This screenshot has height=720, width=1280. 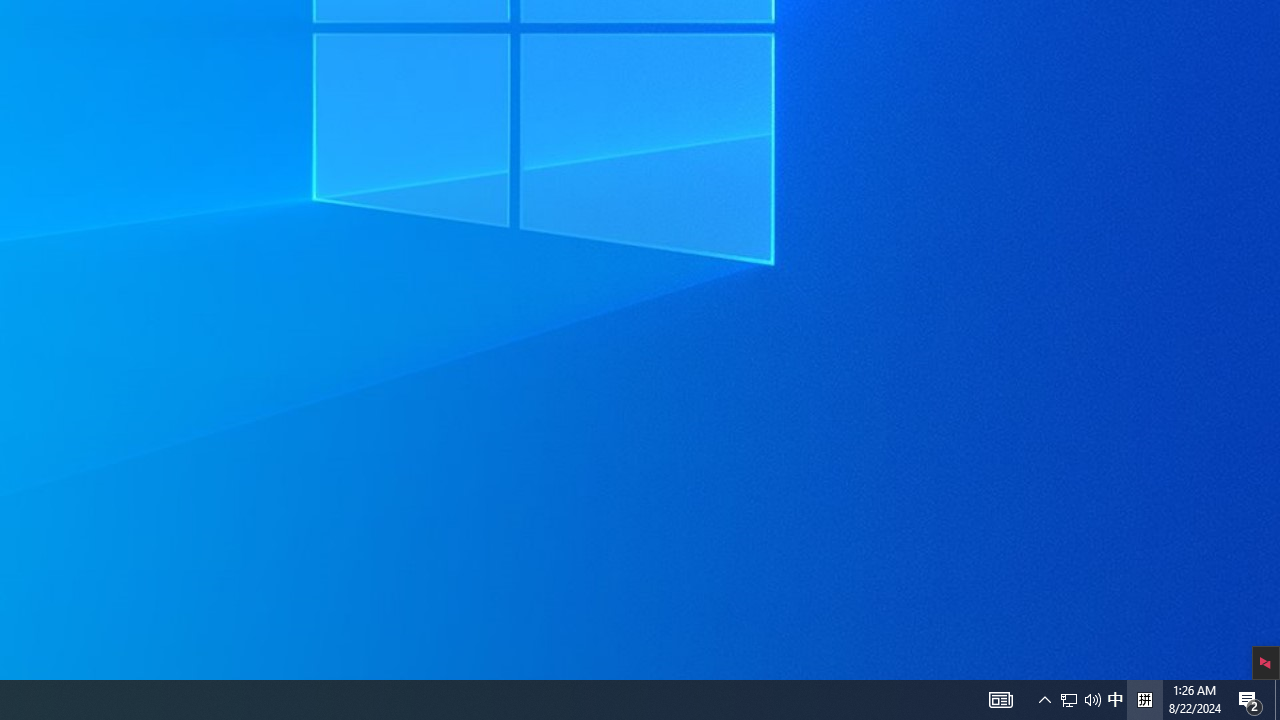 What do you see at coordinates (1276, 698) in the screenshot?
I see `'Action Center, 2 new notifications'` at bounding box center [1276, 698].